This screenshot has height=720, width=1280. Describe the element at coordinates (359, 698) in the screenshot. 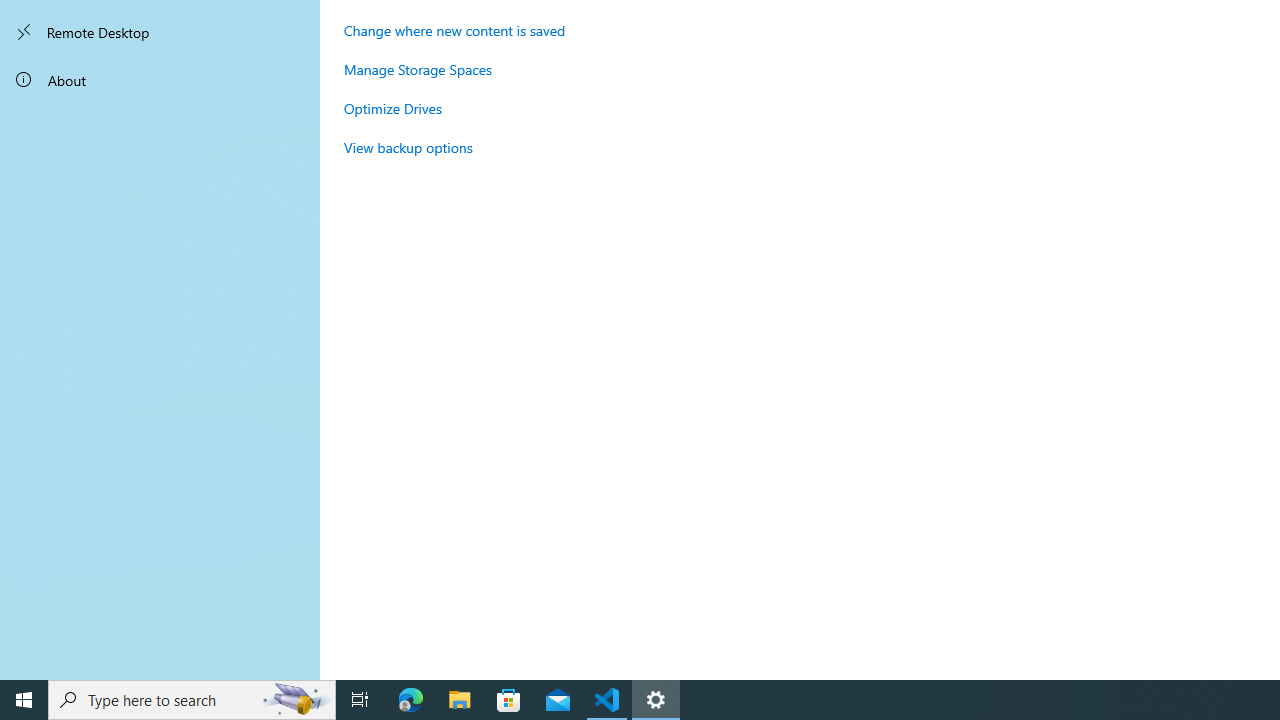

I see `'Task View'` at that location.